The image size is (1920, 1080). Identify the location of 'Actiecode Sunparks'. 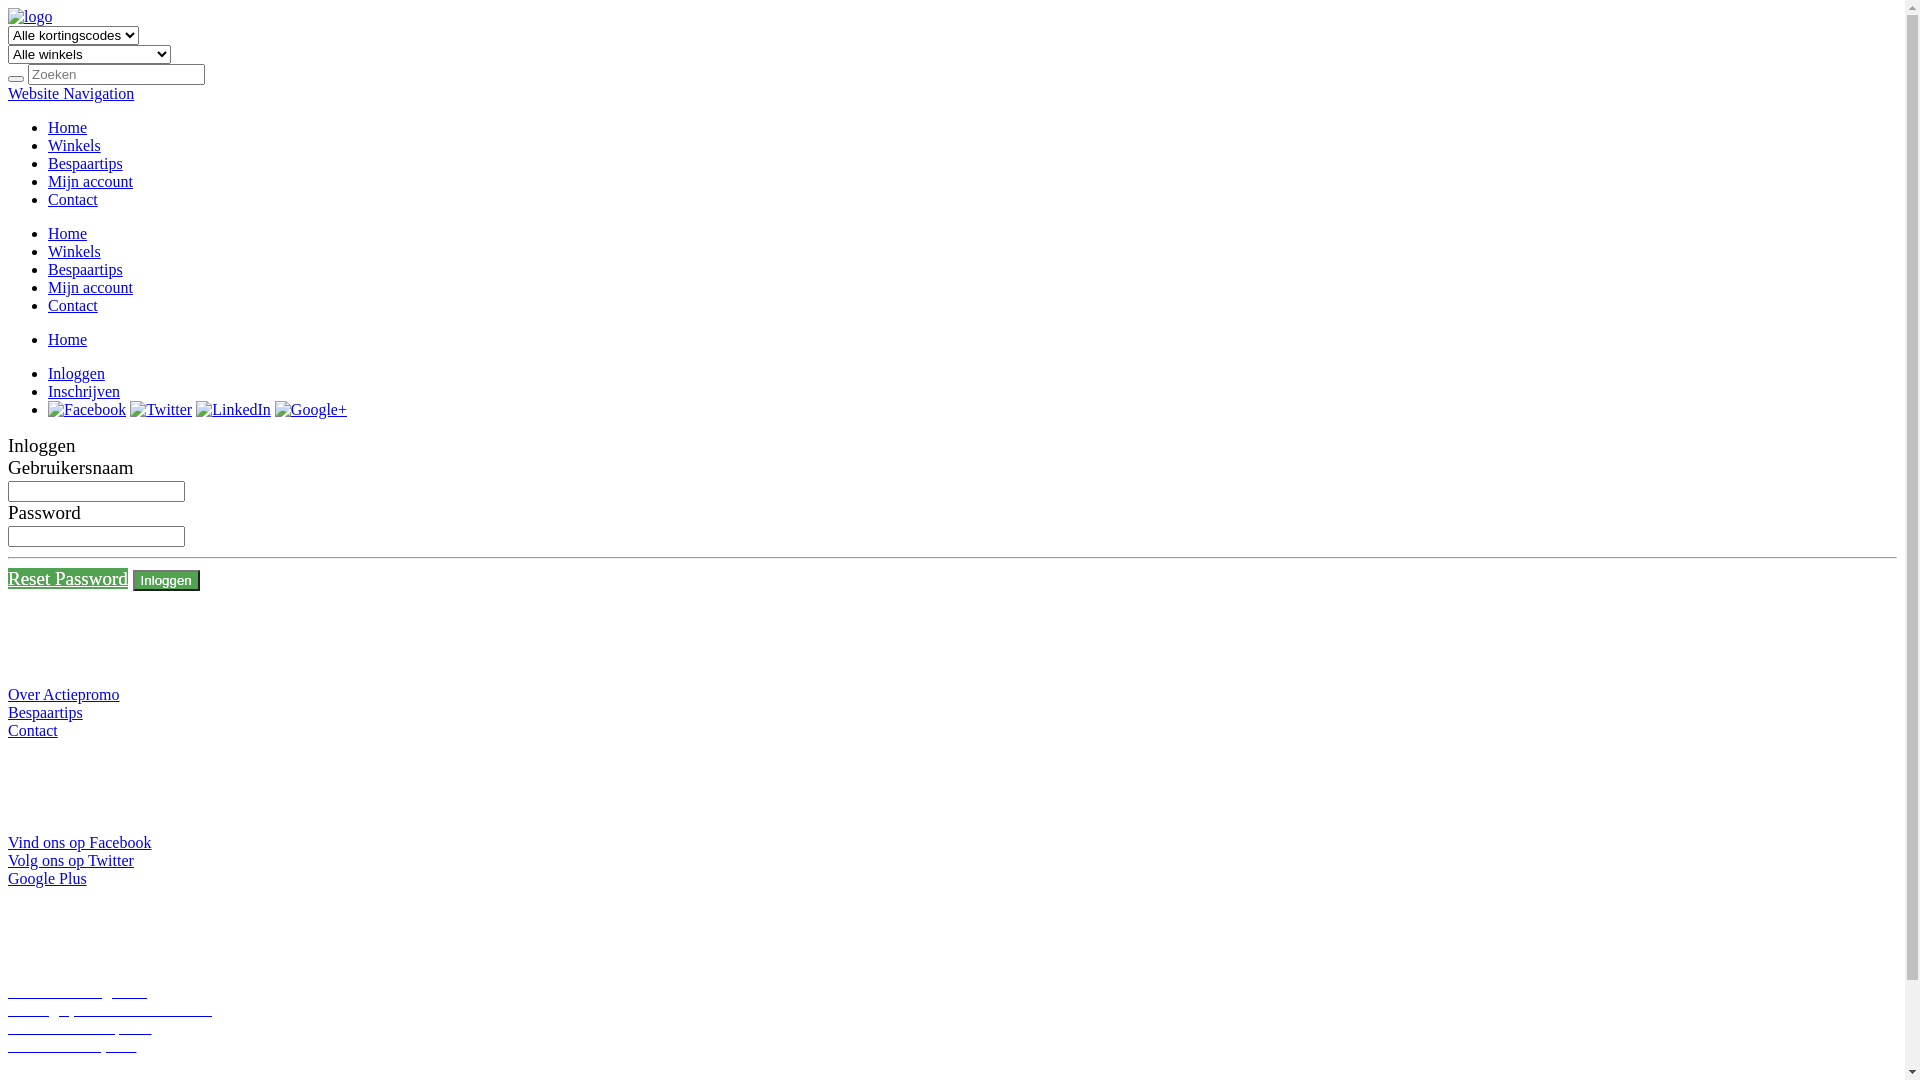
(8, 1044).